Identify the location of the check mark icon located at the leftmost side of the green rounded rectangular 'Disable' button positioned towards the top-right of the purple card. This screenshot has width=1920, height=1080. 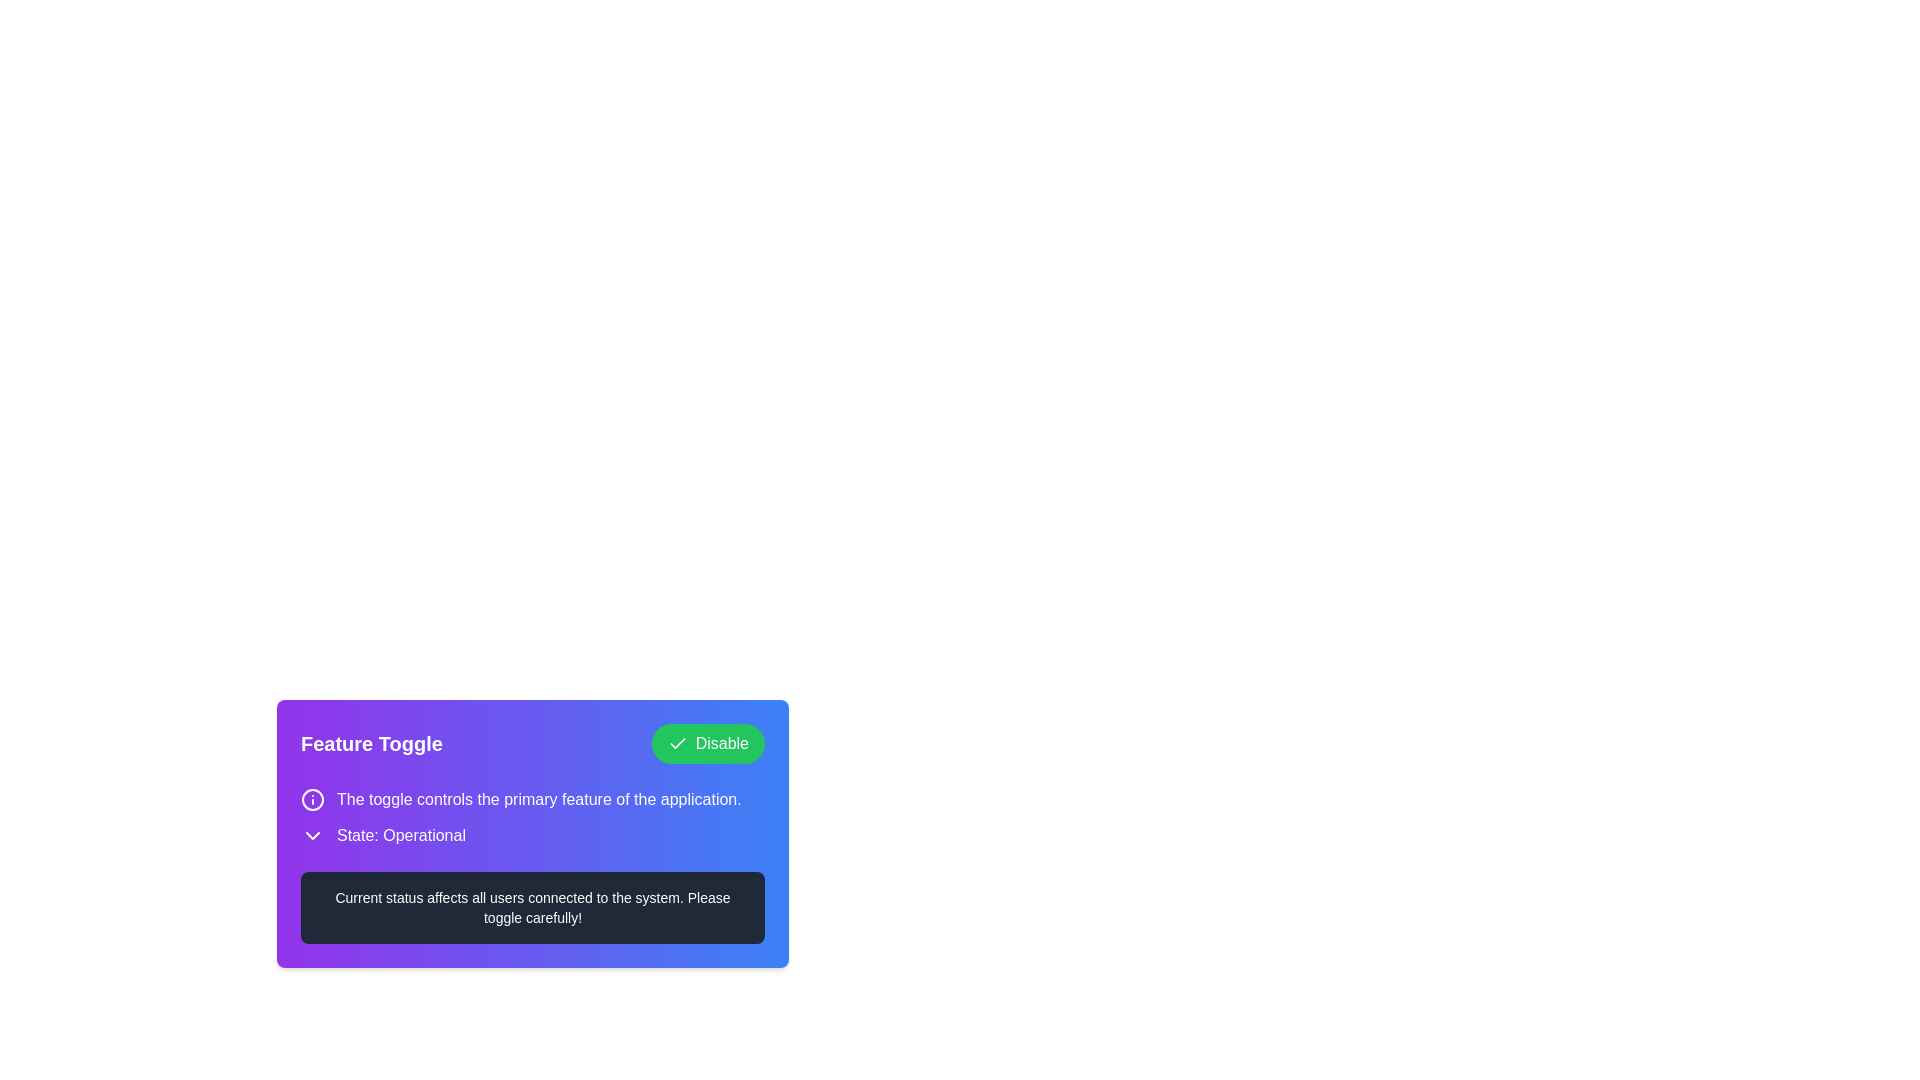
(677, 744).